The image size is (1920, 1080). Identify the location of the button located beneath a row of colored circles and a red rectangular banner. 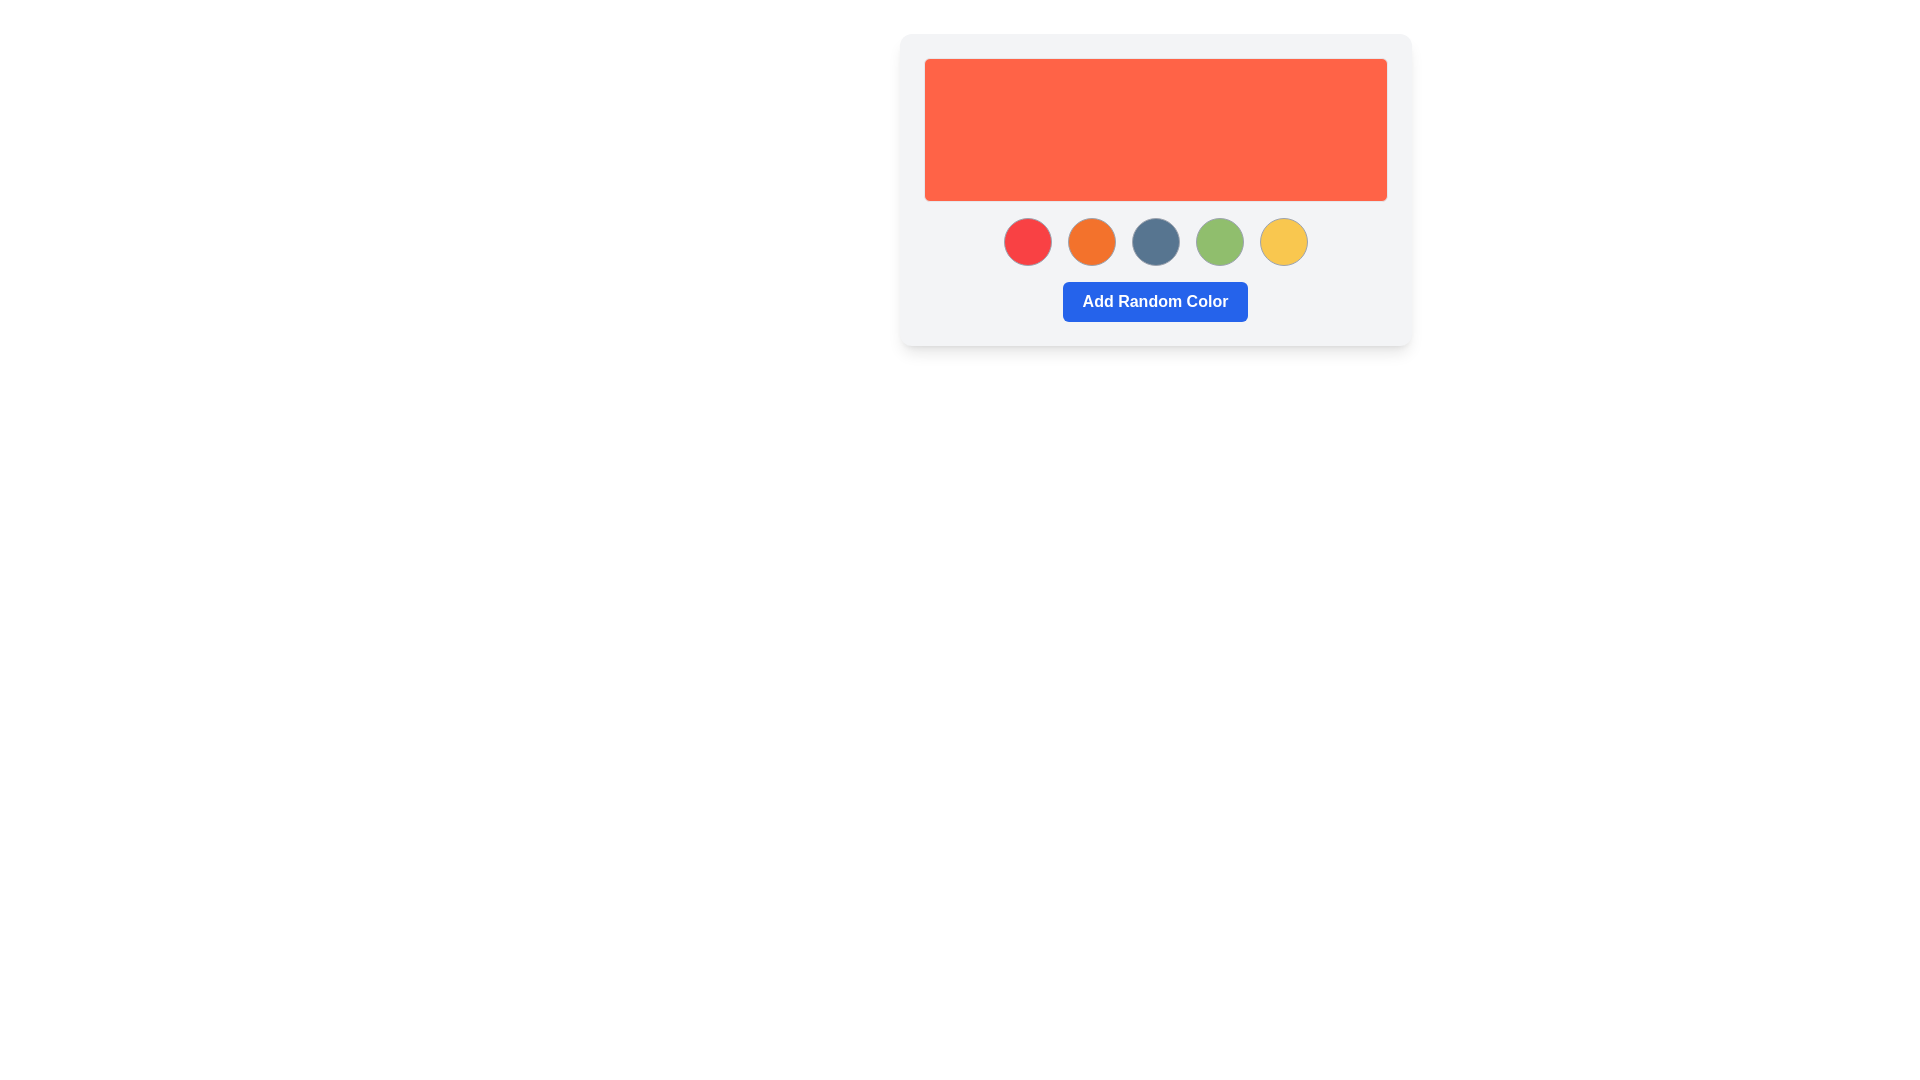
(1155, 301).